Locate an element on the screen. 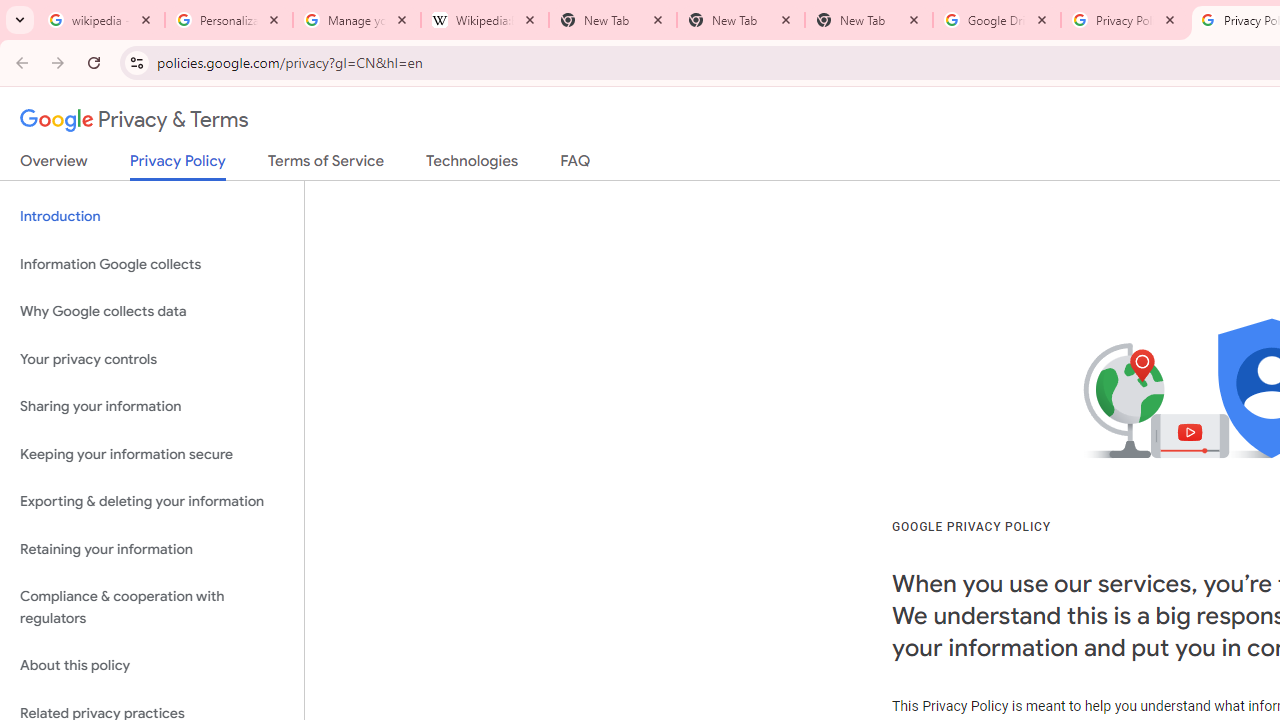 The image size is (1280, 720). 'Your privacy controls' is located at coordinates (151, 358).